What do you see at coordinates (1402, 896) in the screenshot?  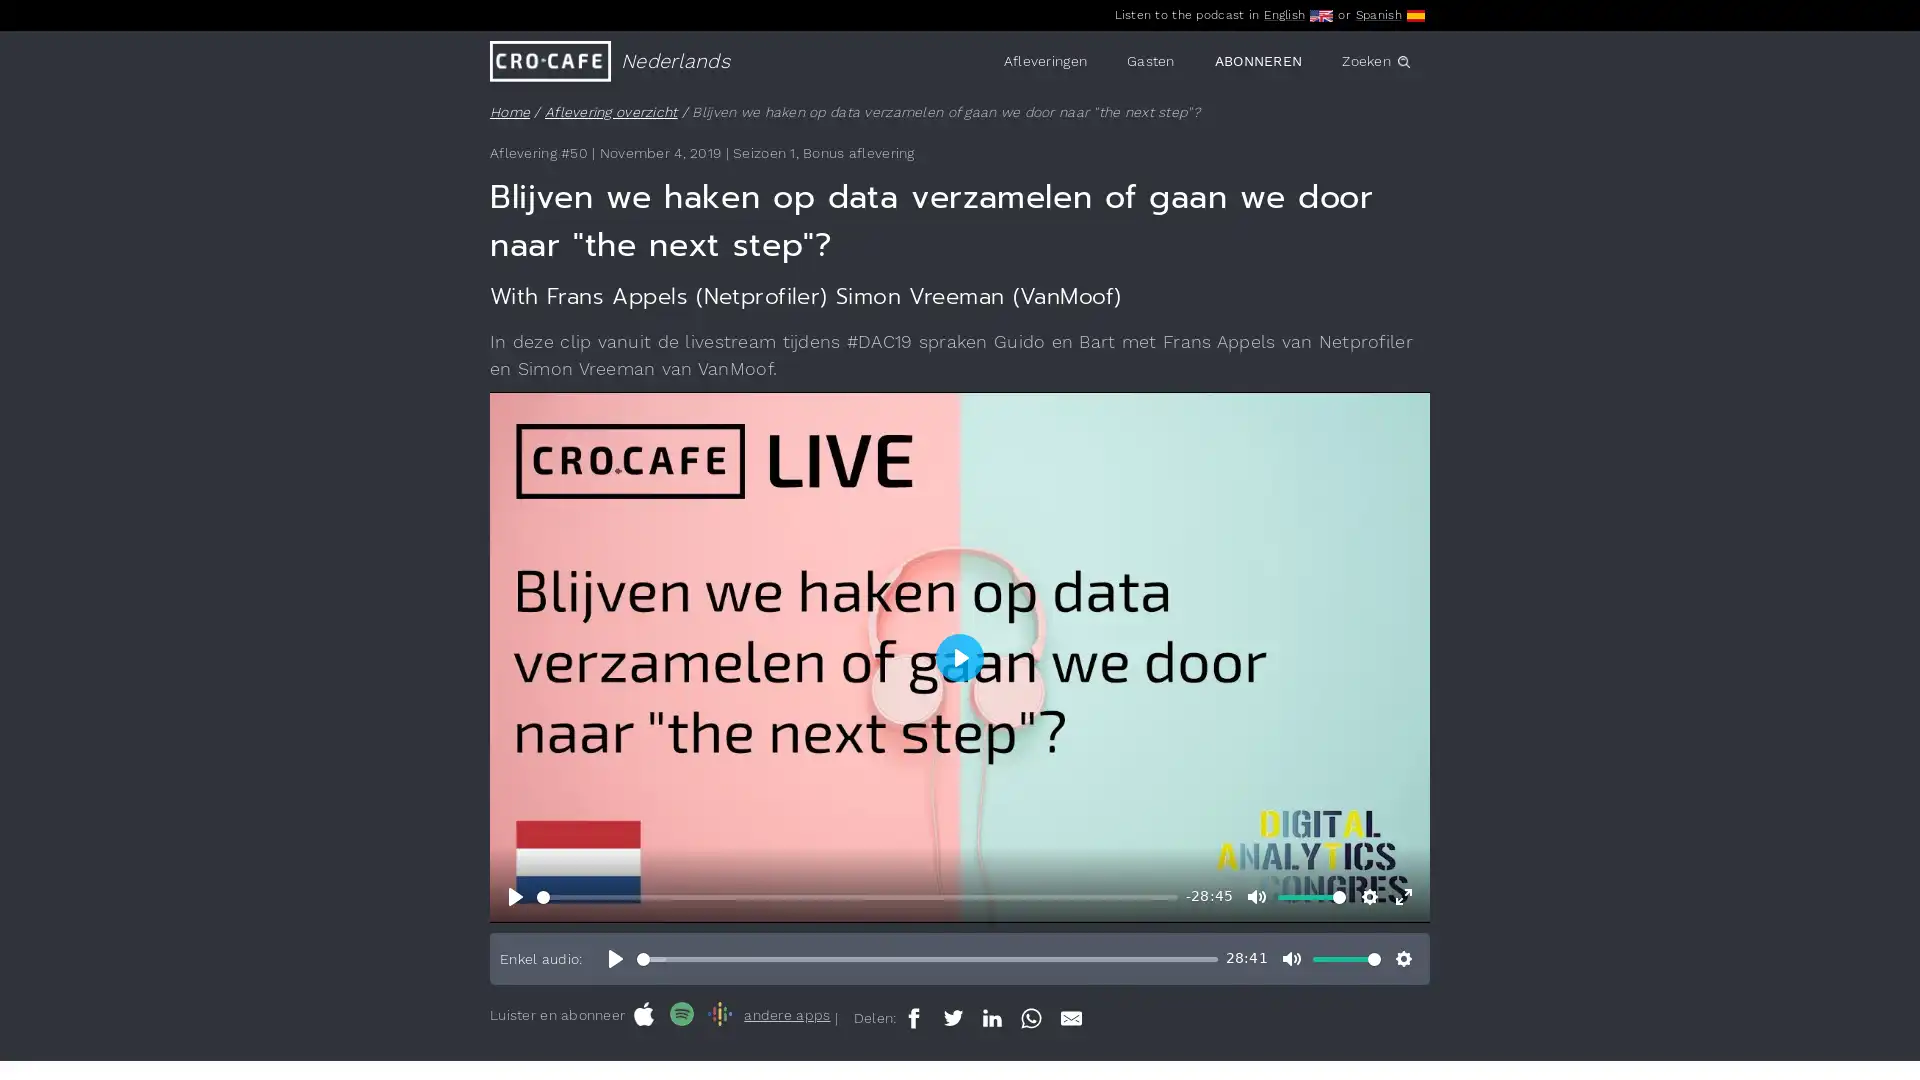 I see `Enter fullscreen` at bounding box center [1402, 896].